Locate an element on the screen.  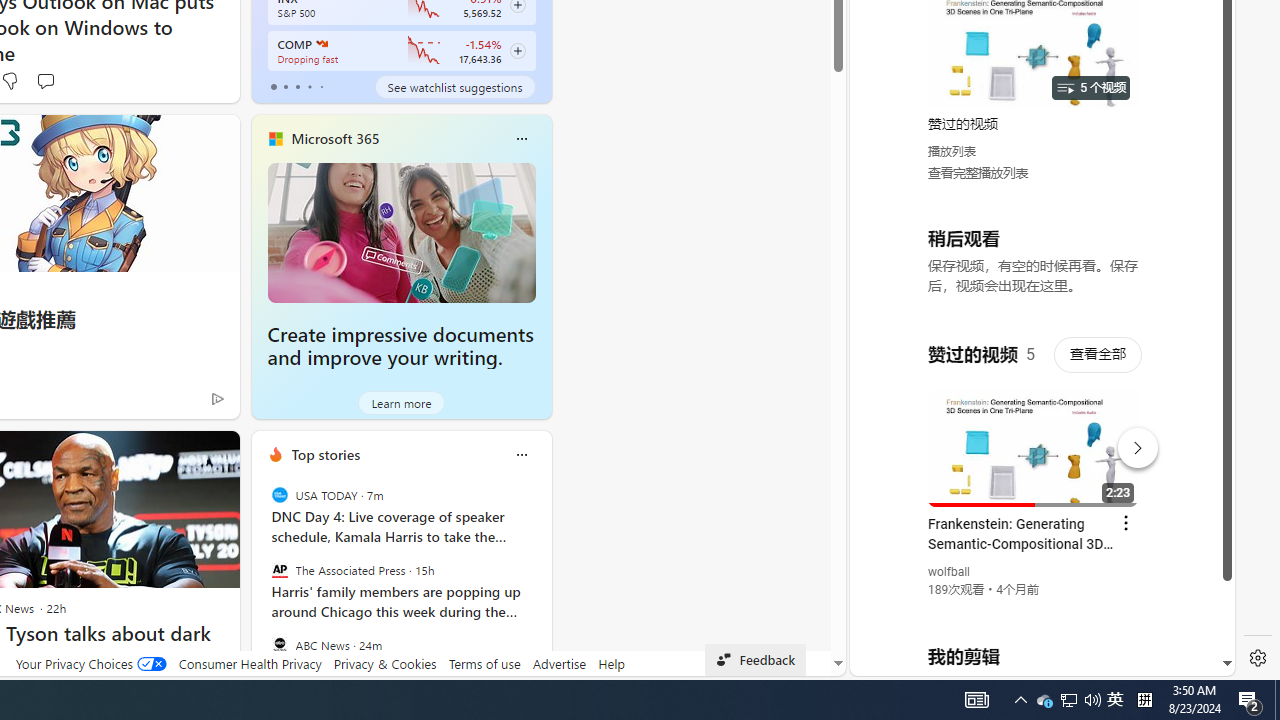
'Class: follow-button  m' is located at coordinates (517, 50).